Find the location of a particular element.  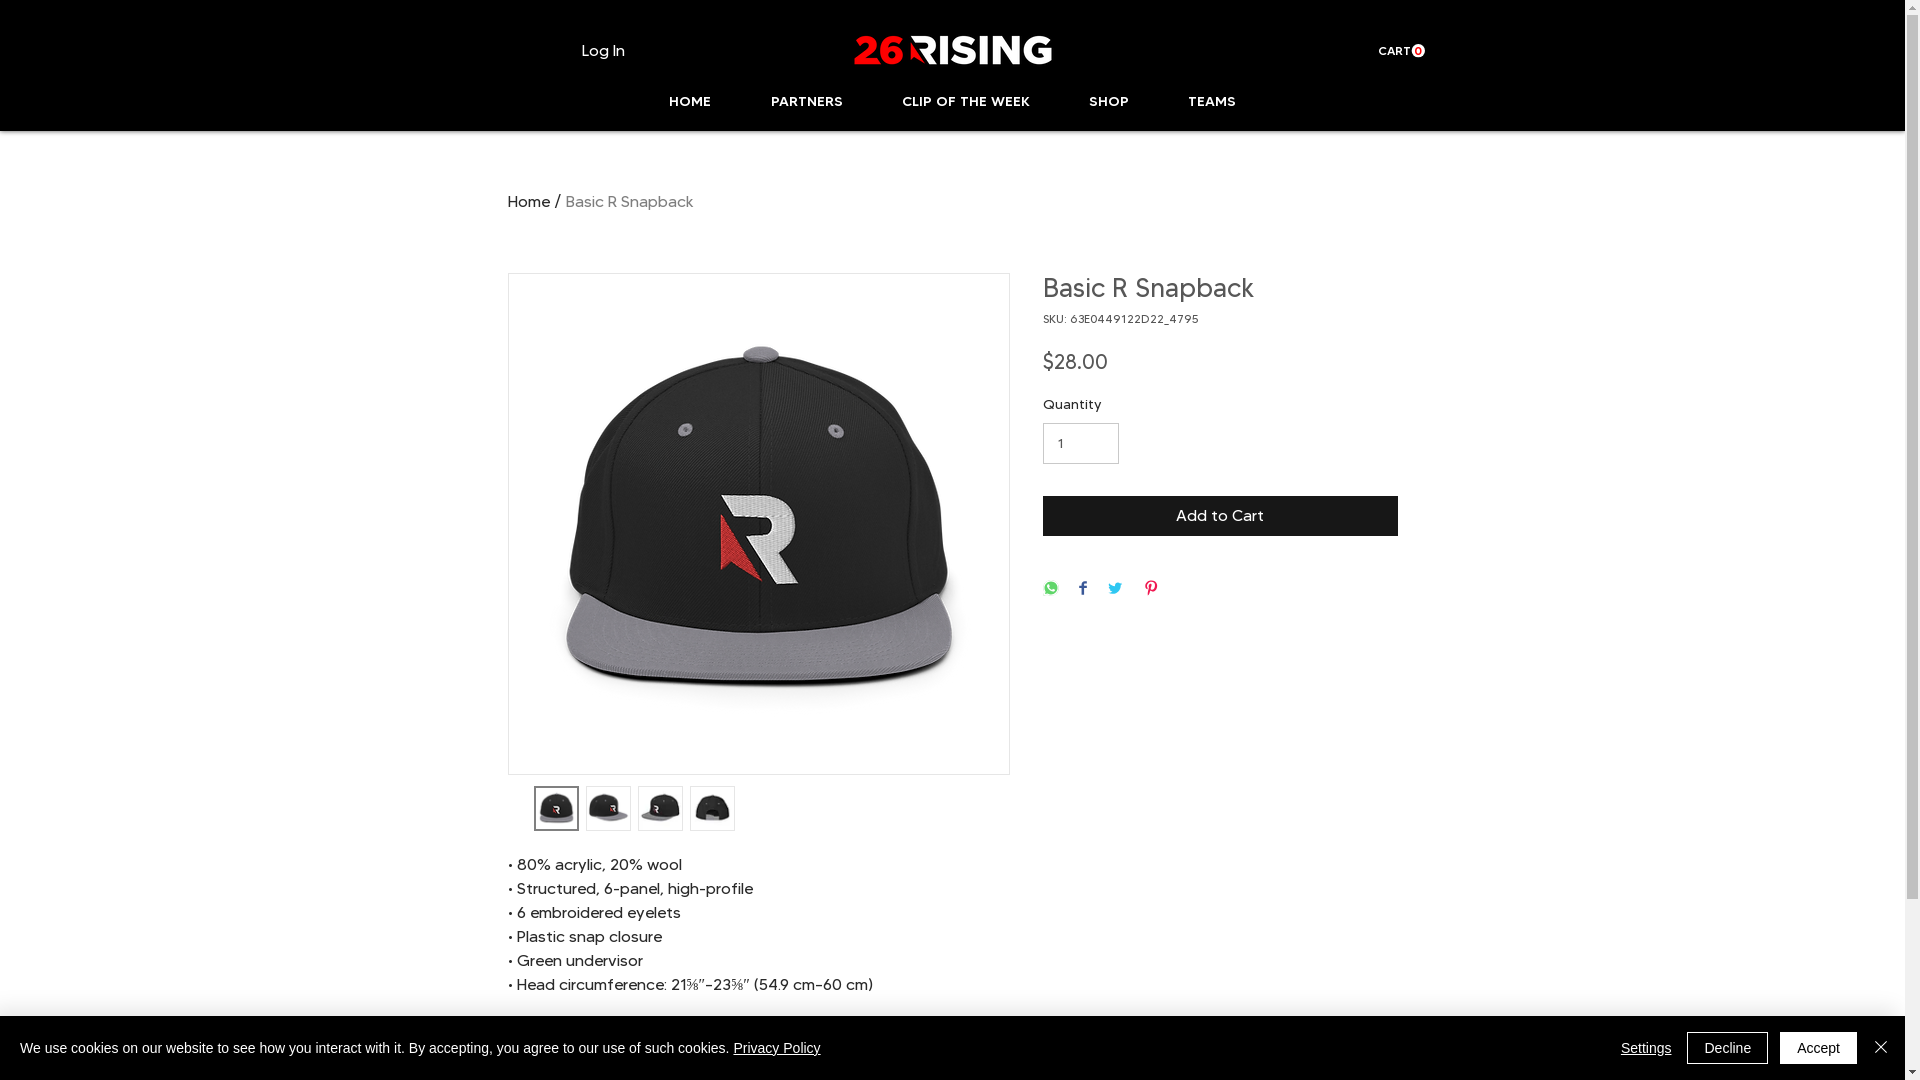

'Basic R Snapback' is located at coordinates (628, 201).